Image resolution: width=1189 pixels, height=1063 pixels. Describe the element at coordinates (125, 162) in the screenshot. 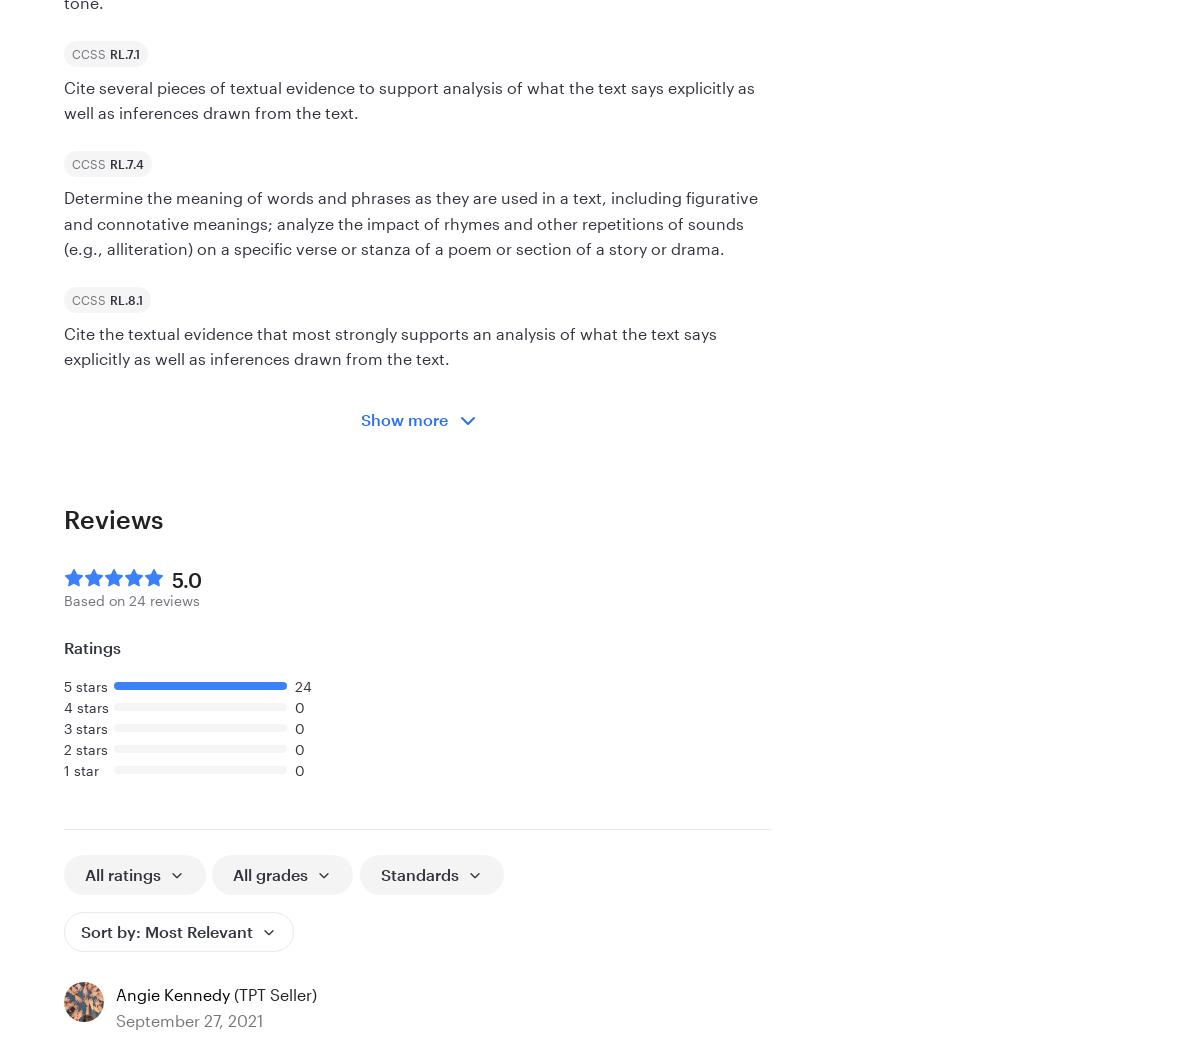

I see `'RL.7.4'` at that location.